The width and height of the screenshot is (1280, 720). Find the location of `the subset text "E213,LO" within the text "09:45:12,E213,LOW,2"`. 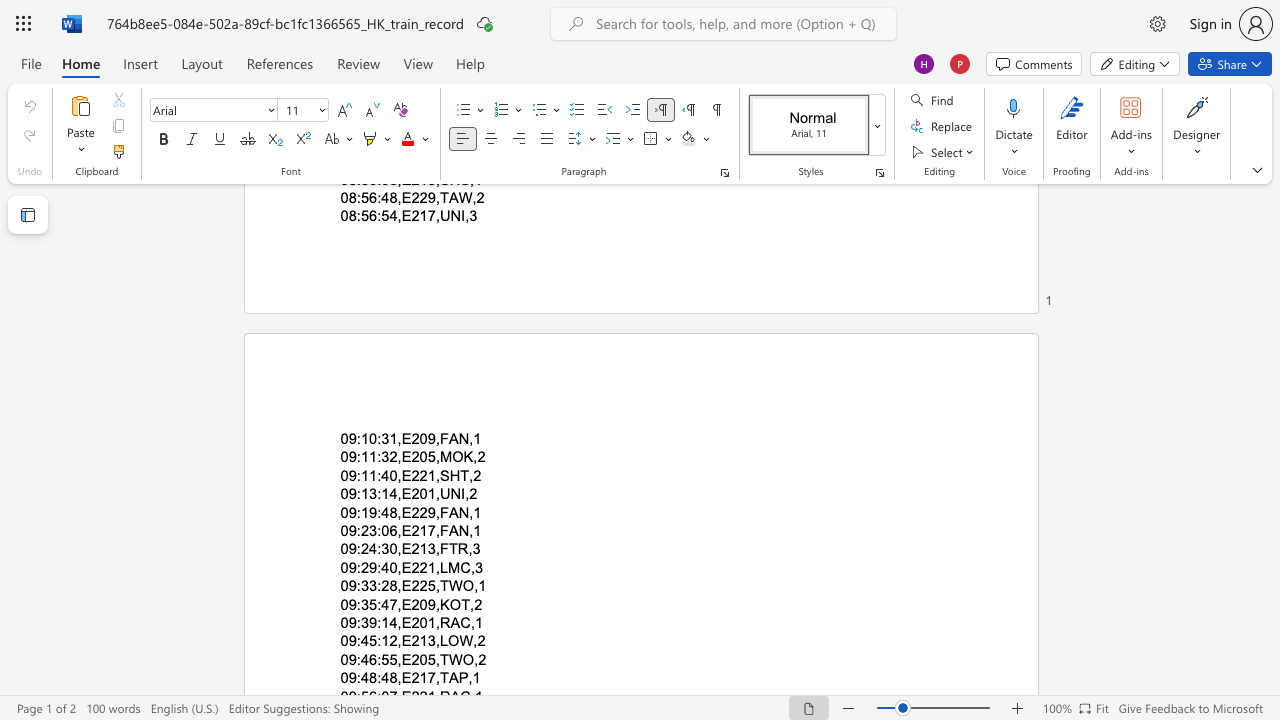

the subset text "E213,LO" within the text "09:45:12,E213,LOW,2" is located at coordinates (400, 641).